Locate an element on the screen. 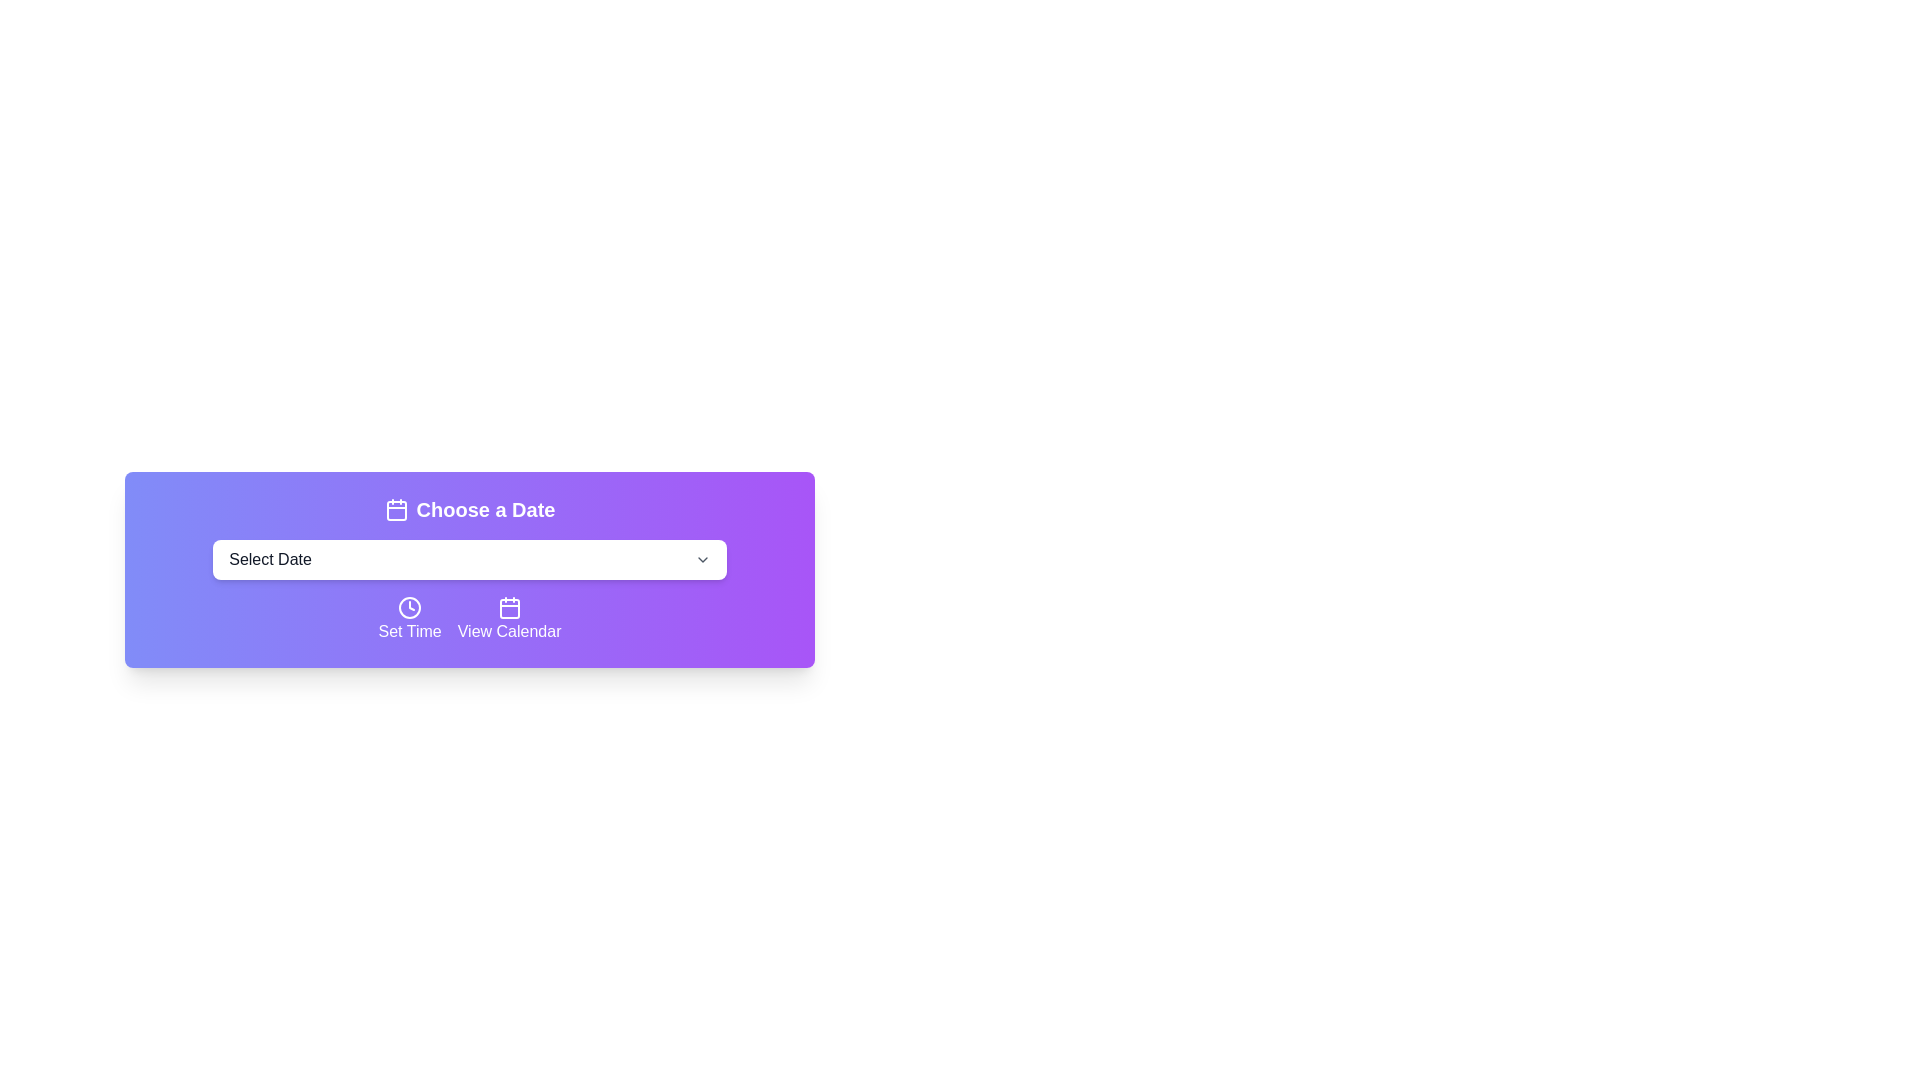 This screenshot has height=1080, width=1920. the header text with icon at the top center of the date selection interface to indicate its purpose is located at coordinates (469, 508).